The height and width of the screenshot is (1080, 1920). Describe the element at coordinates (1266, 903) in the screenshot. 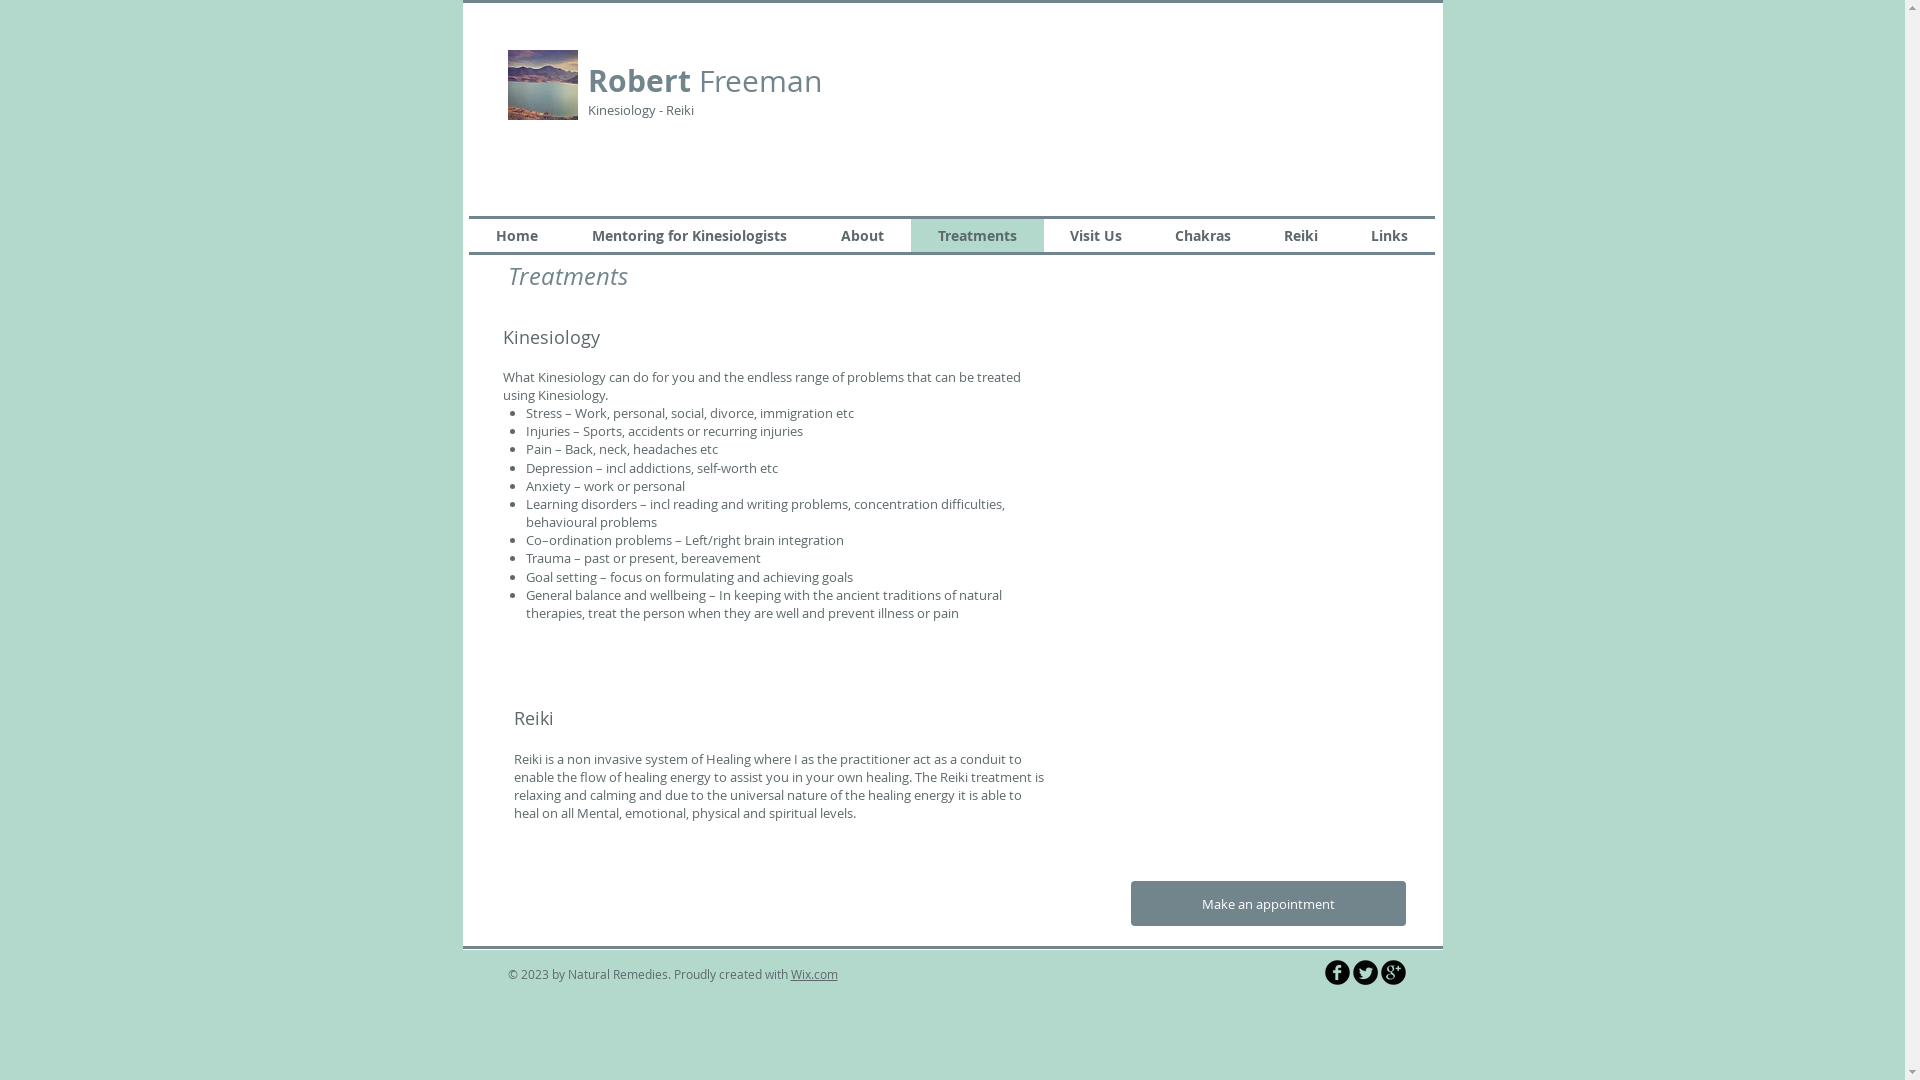

I see `'Make an appointment'` at that location.